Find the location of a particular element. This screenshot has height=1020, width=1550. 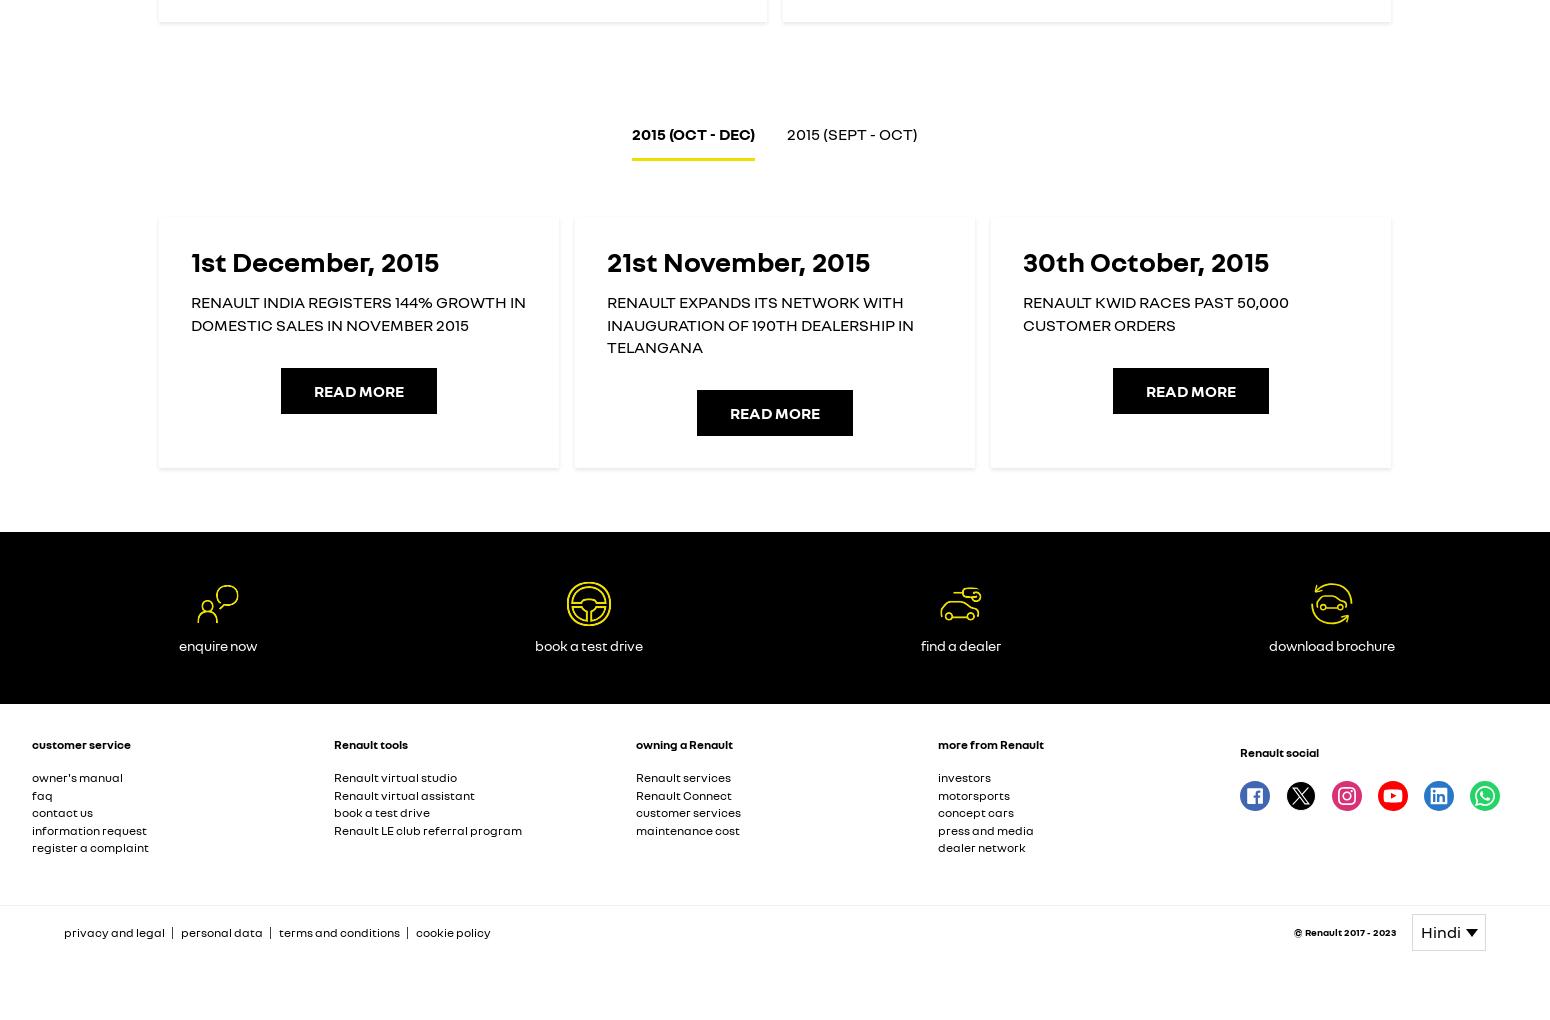

'dealer network' is located at coordinates (980, 846).